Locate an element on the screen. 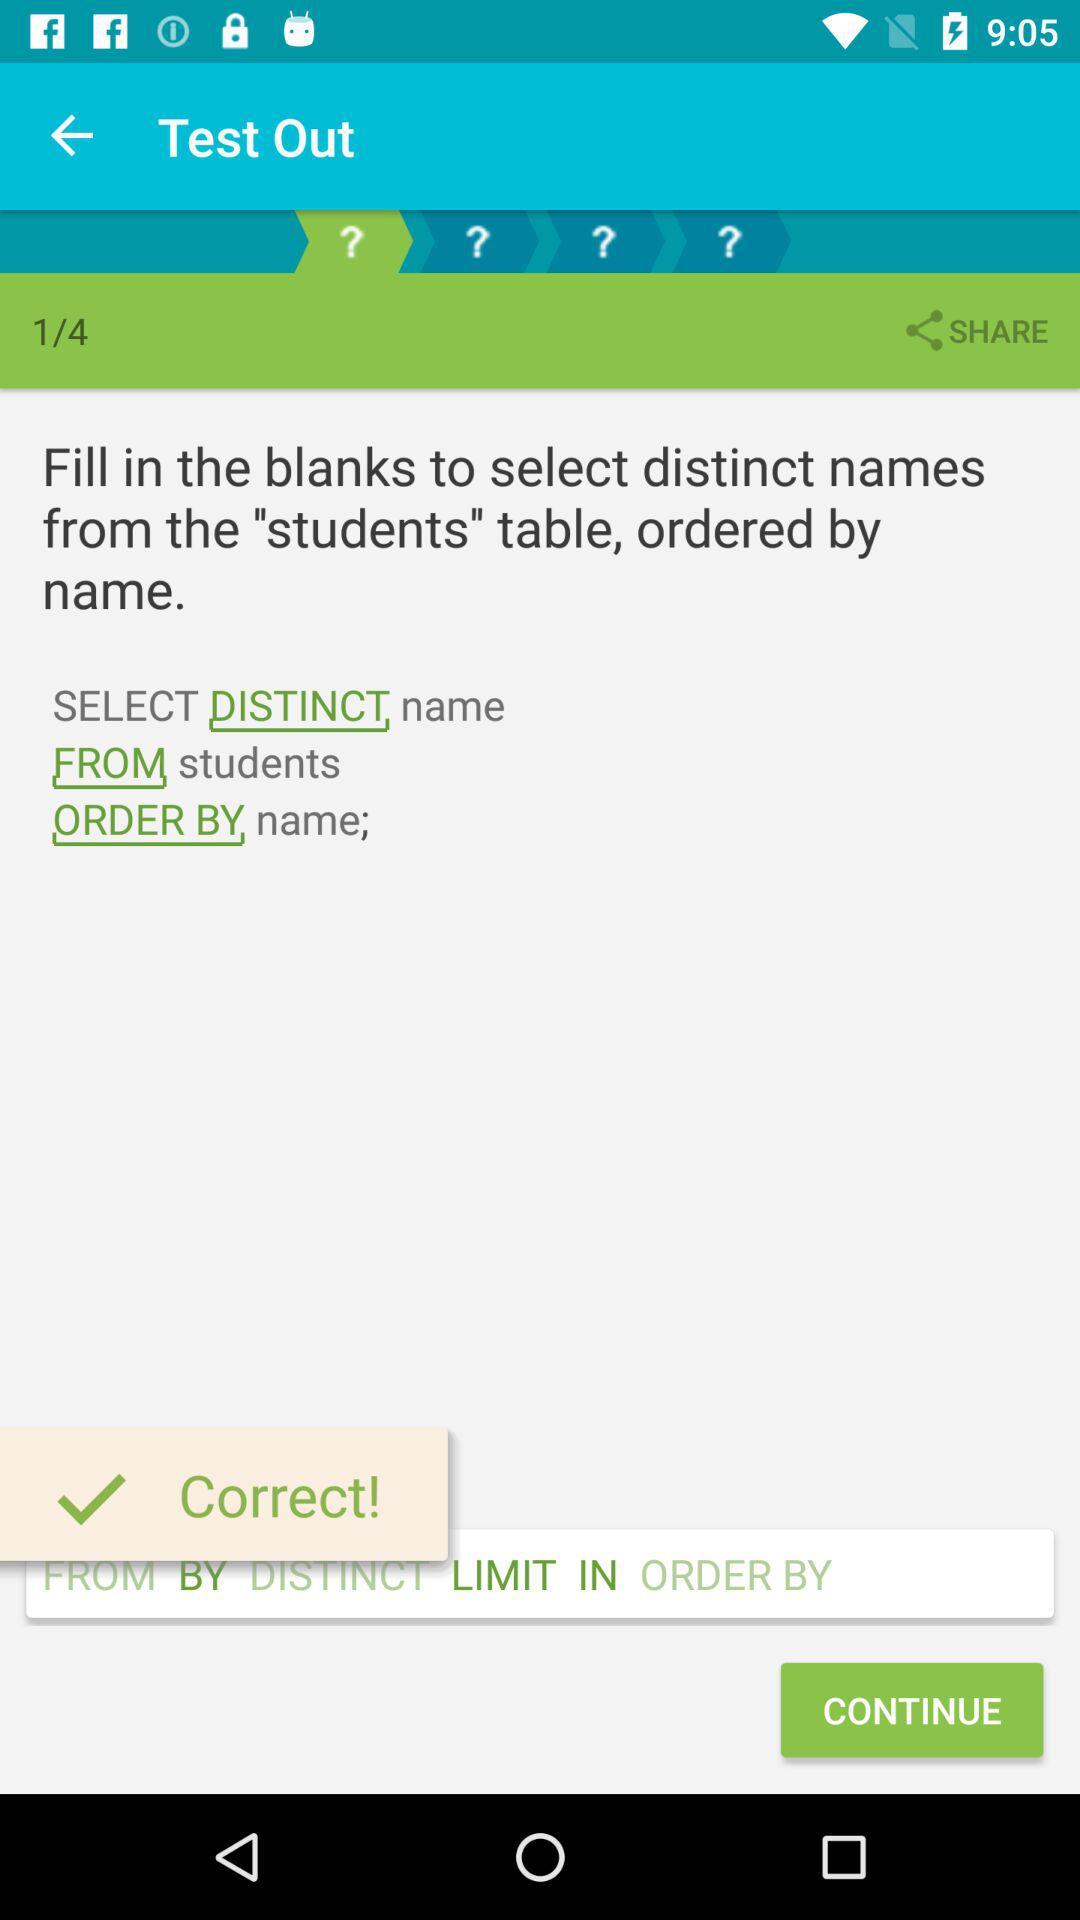 This screenshot has height=1920, width=1080. questions is located at coordinates (729, 240).